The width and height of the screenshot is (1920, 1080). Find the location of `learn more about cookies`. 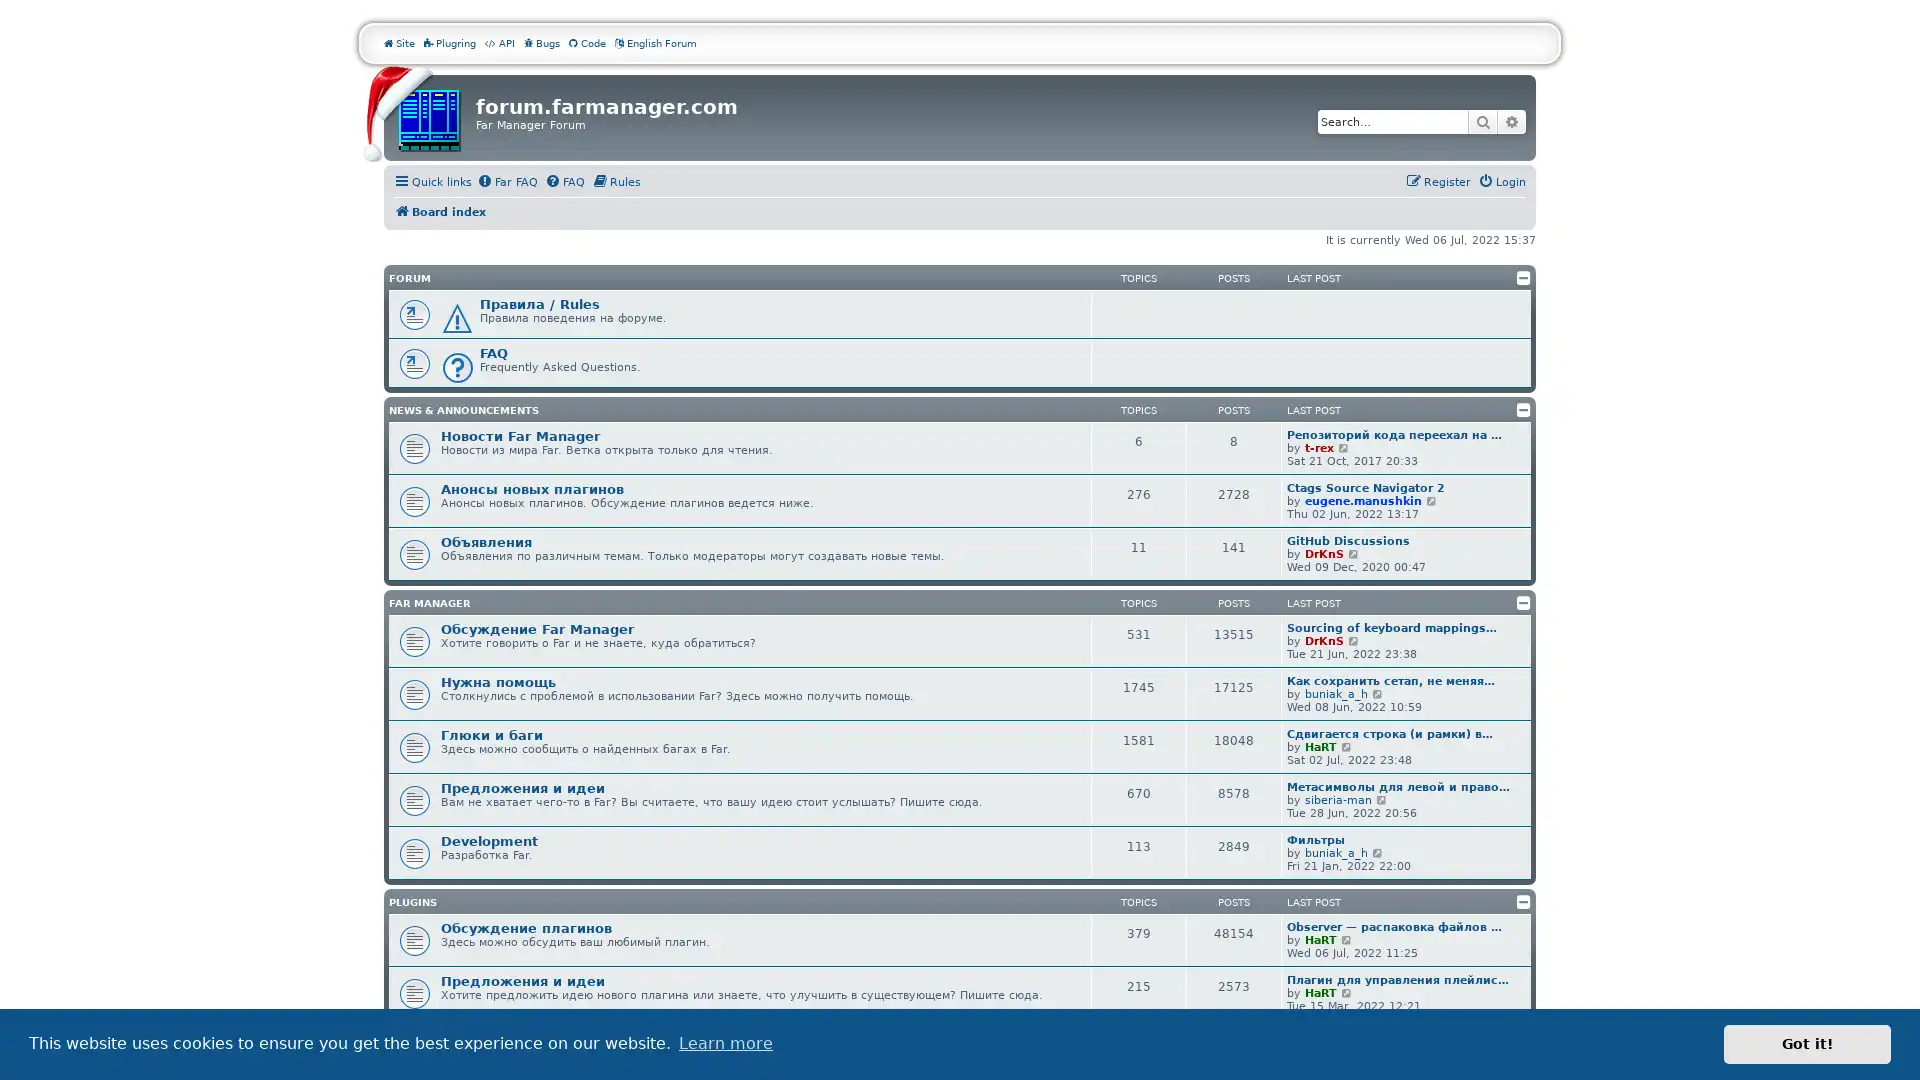

learn more about cookies is located at coordinates (724, 1043).